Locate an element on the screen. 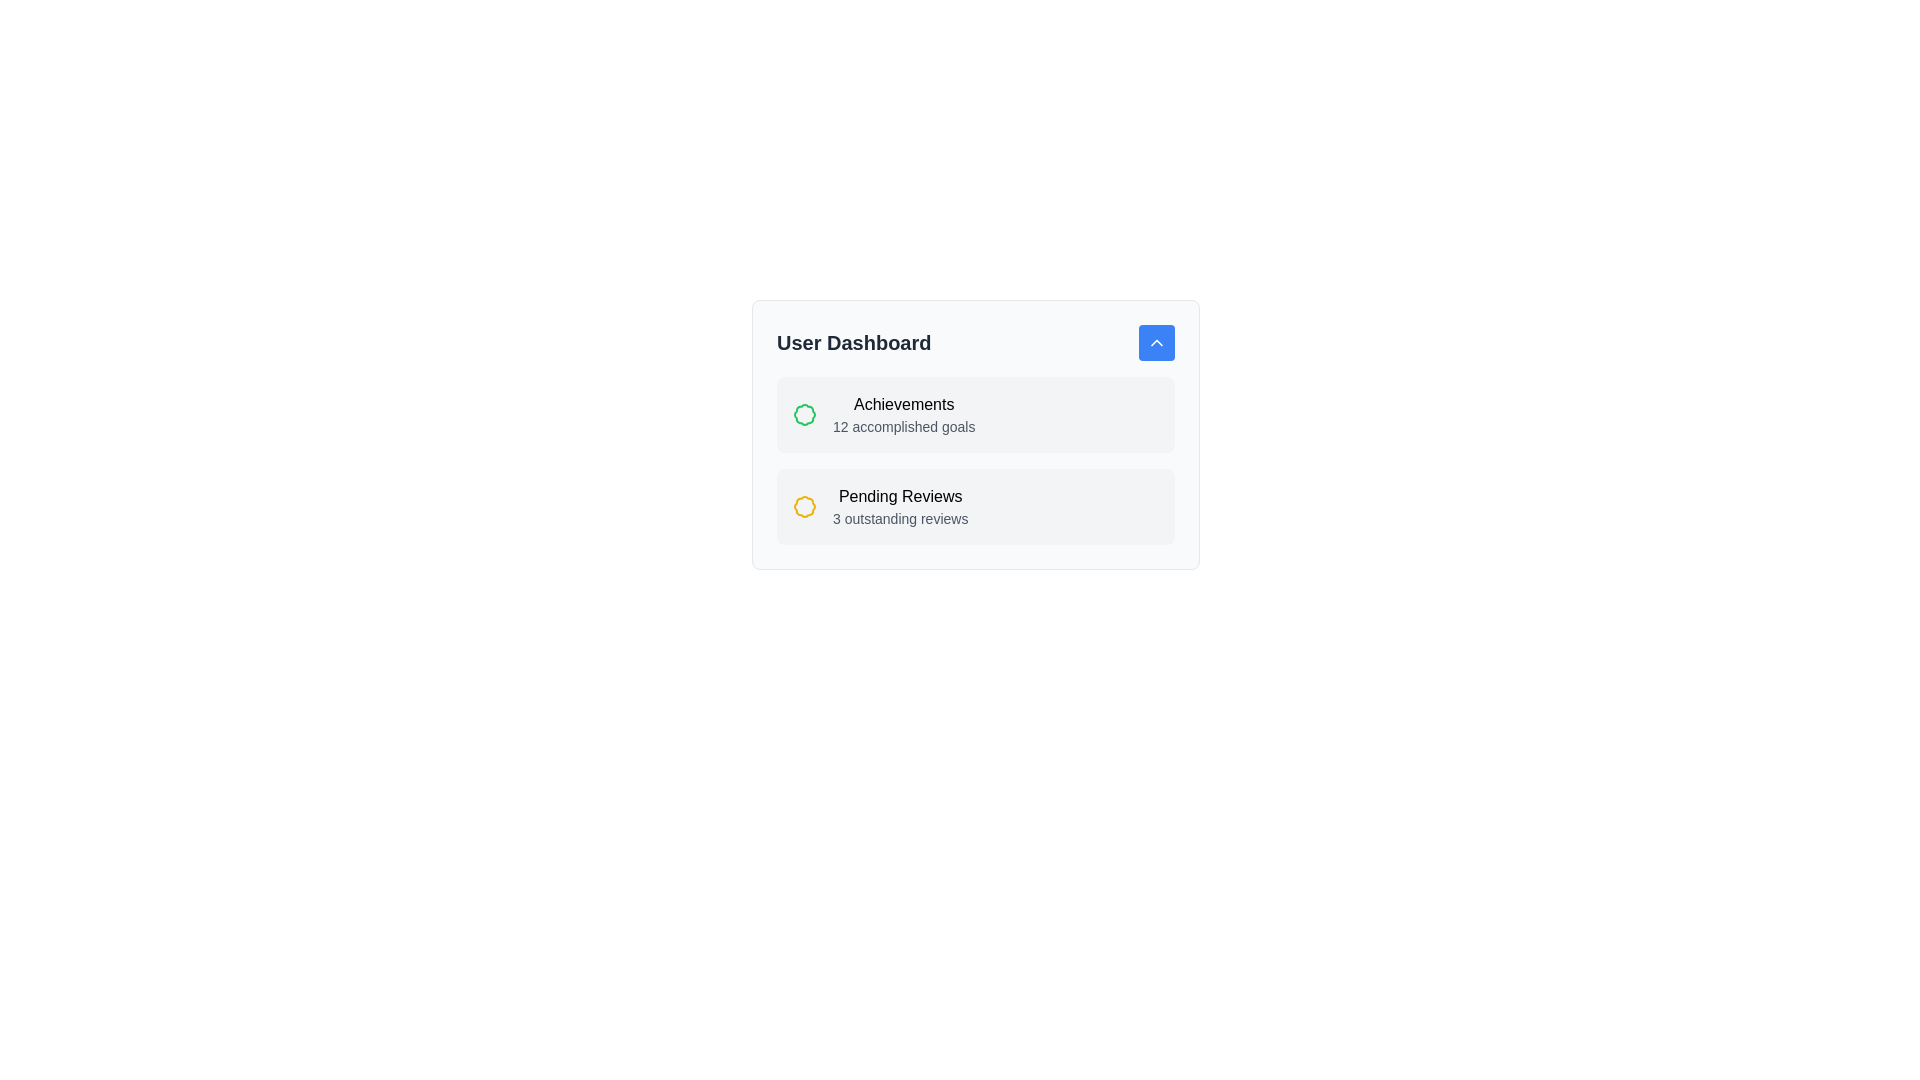 The image size is (1920, 1080). the badge icon with a yellow border and a central white section located in the 'Pending Reviews' section below the 'User Dashboard' header is located at coordinates (805, 505).